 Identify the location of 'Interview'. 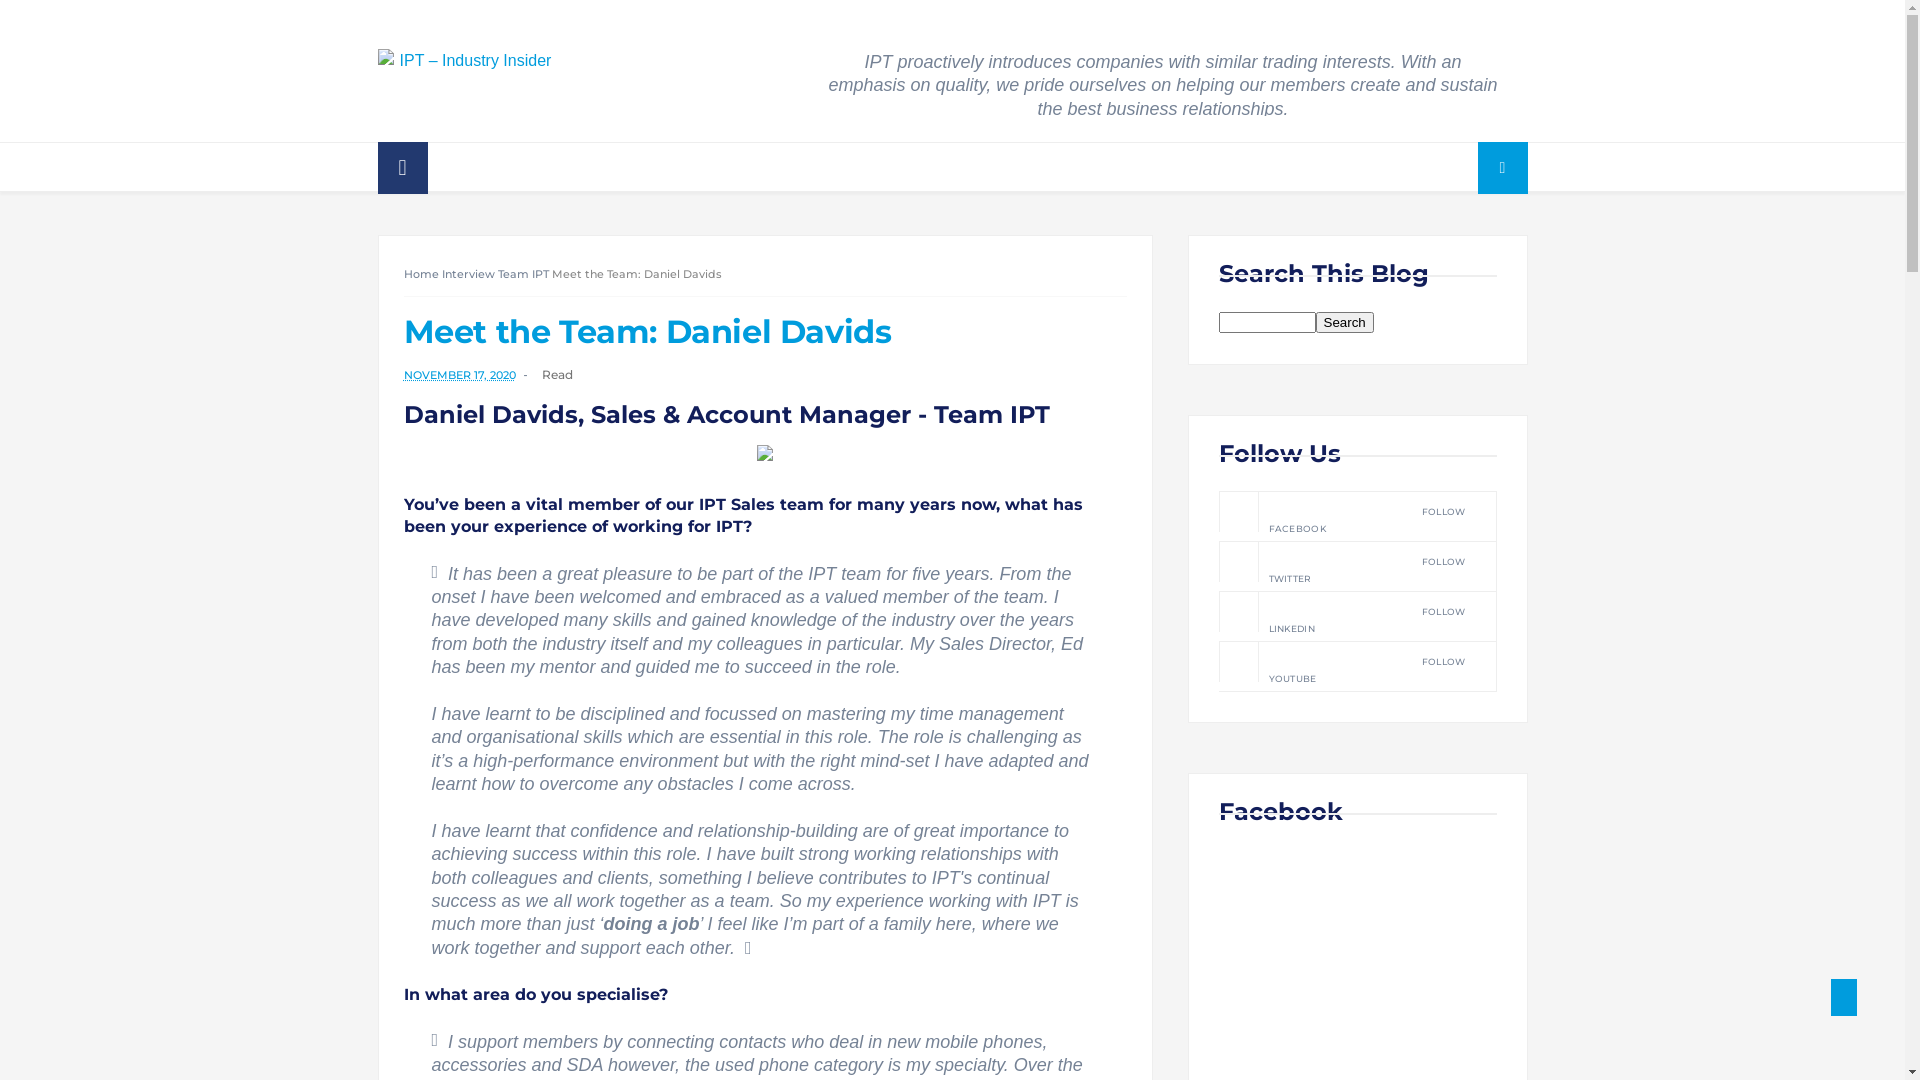
(467, 273).